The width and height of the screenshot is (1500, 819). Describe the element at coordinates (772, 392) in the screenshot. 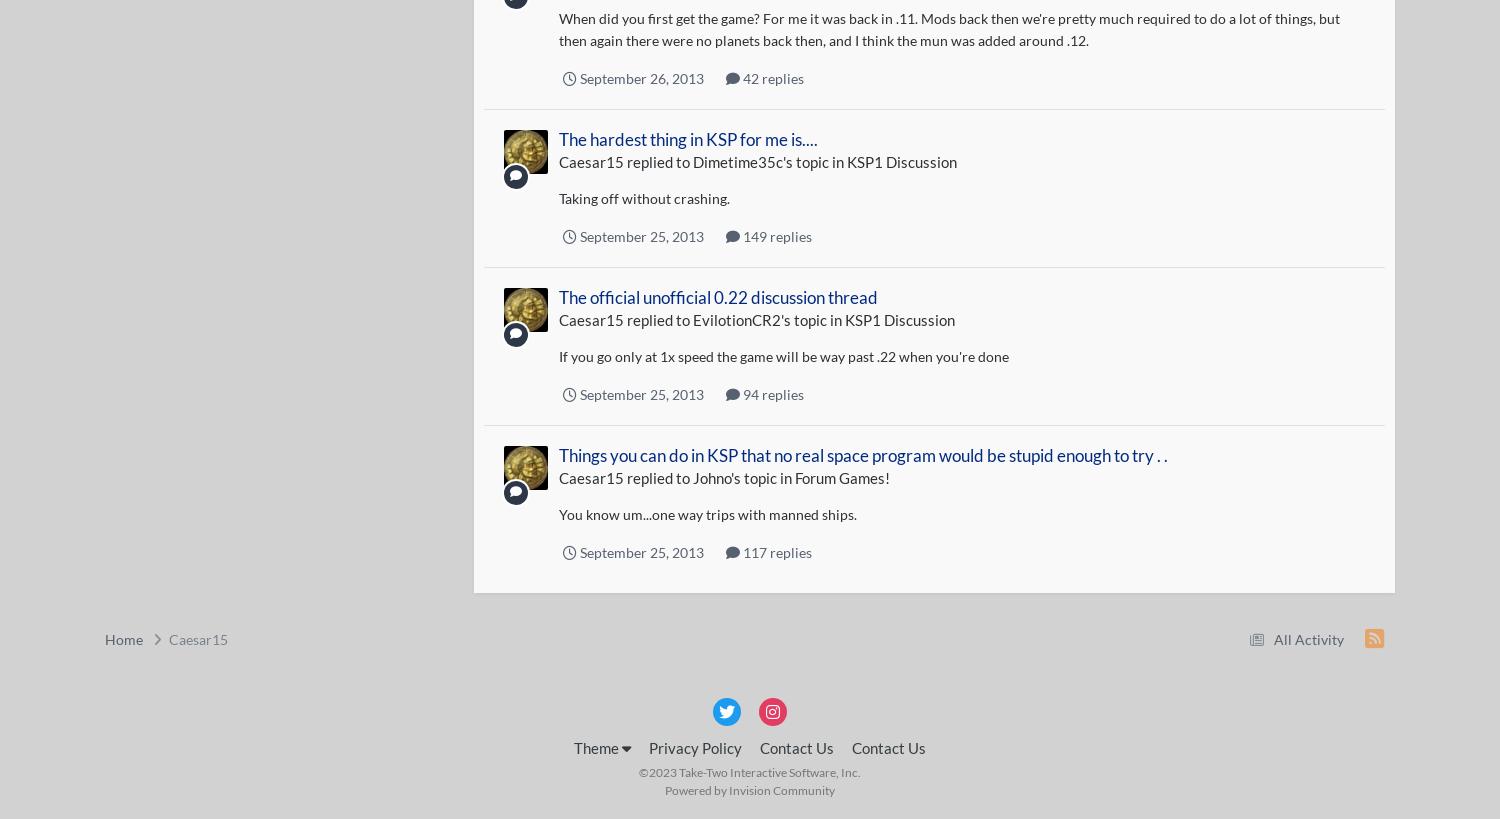

I see `'94 replies'` at that location.